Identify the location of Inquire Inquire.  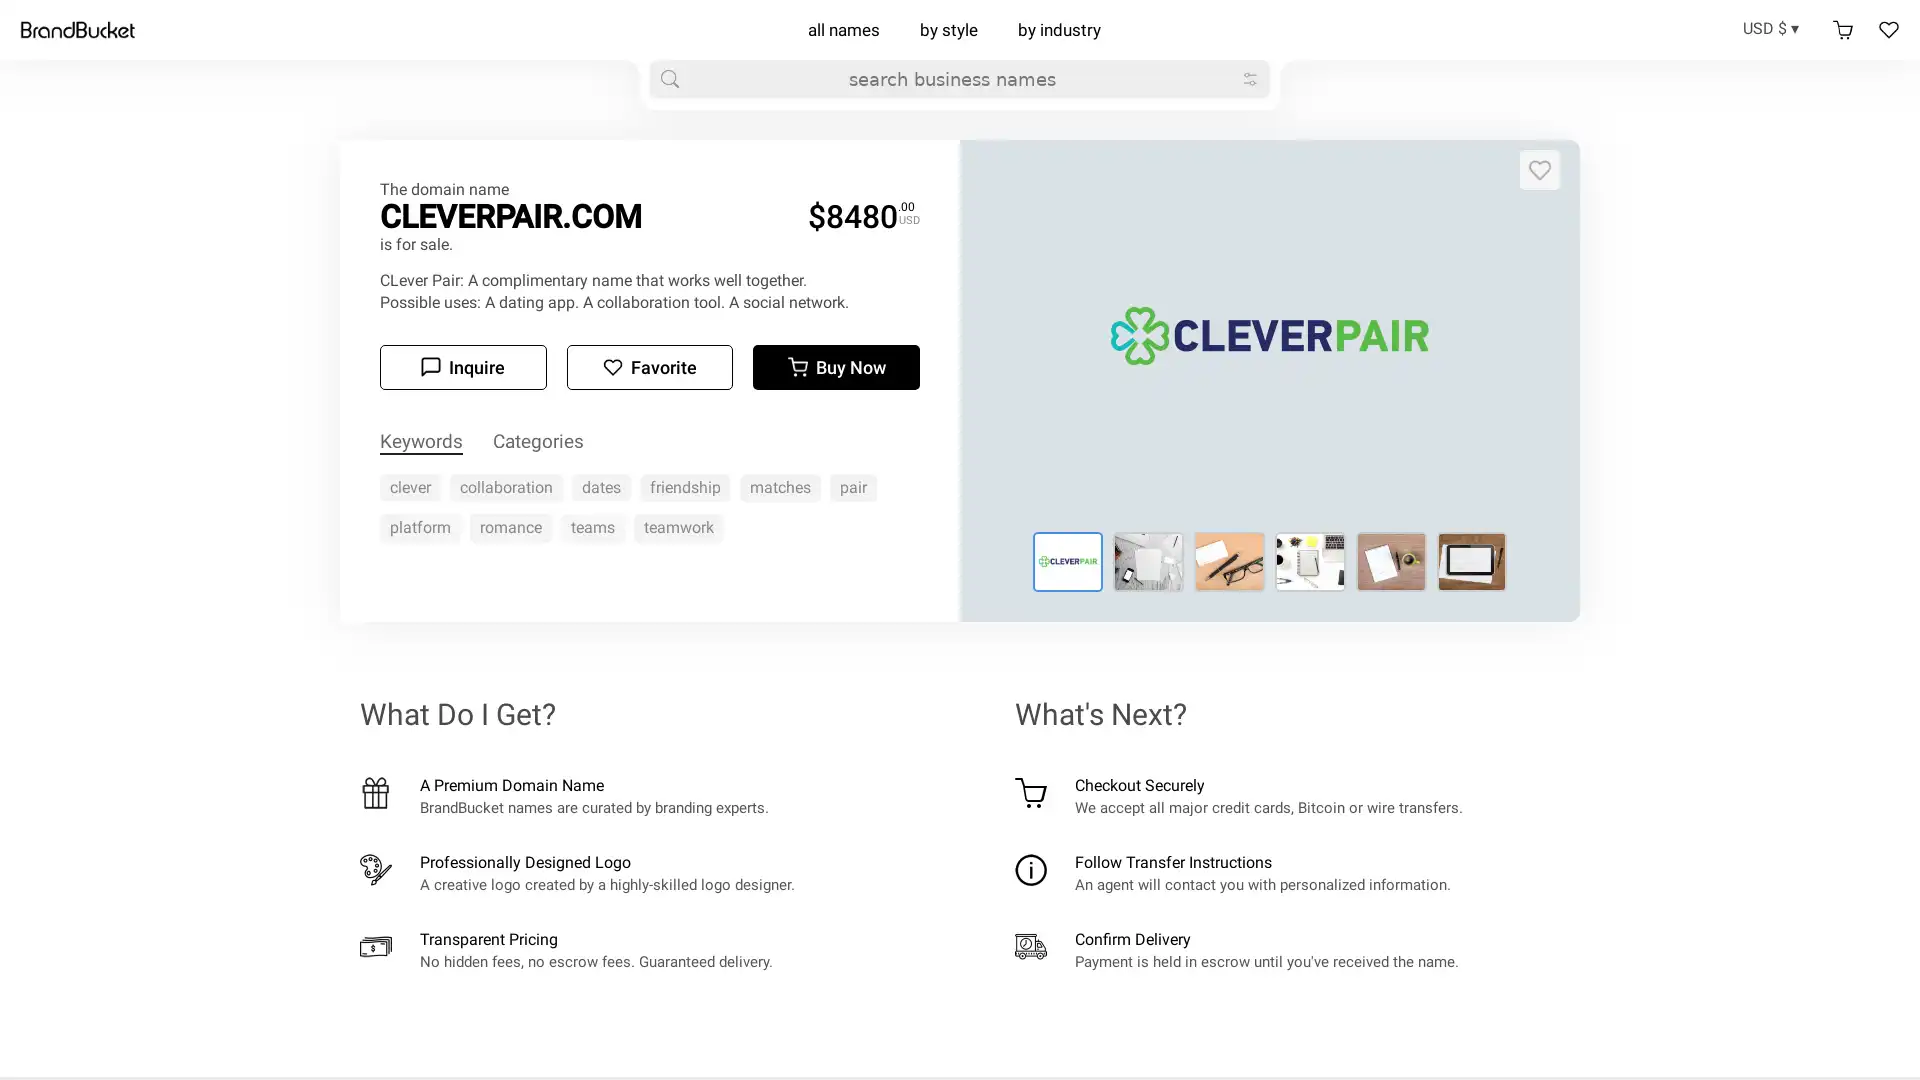
(461, 366).